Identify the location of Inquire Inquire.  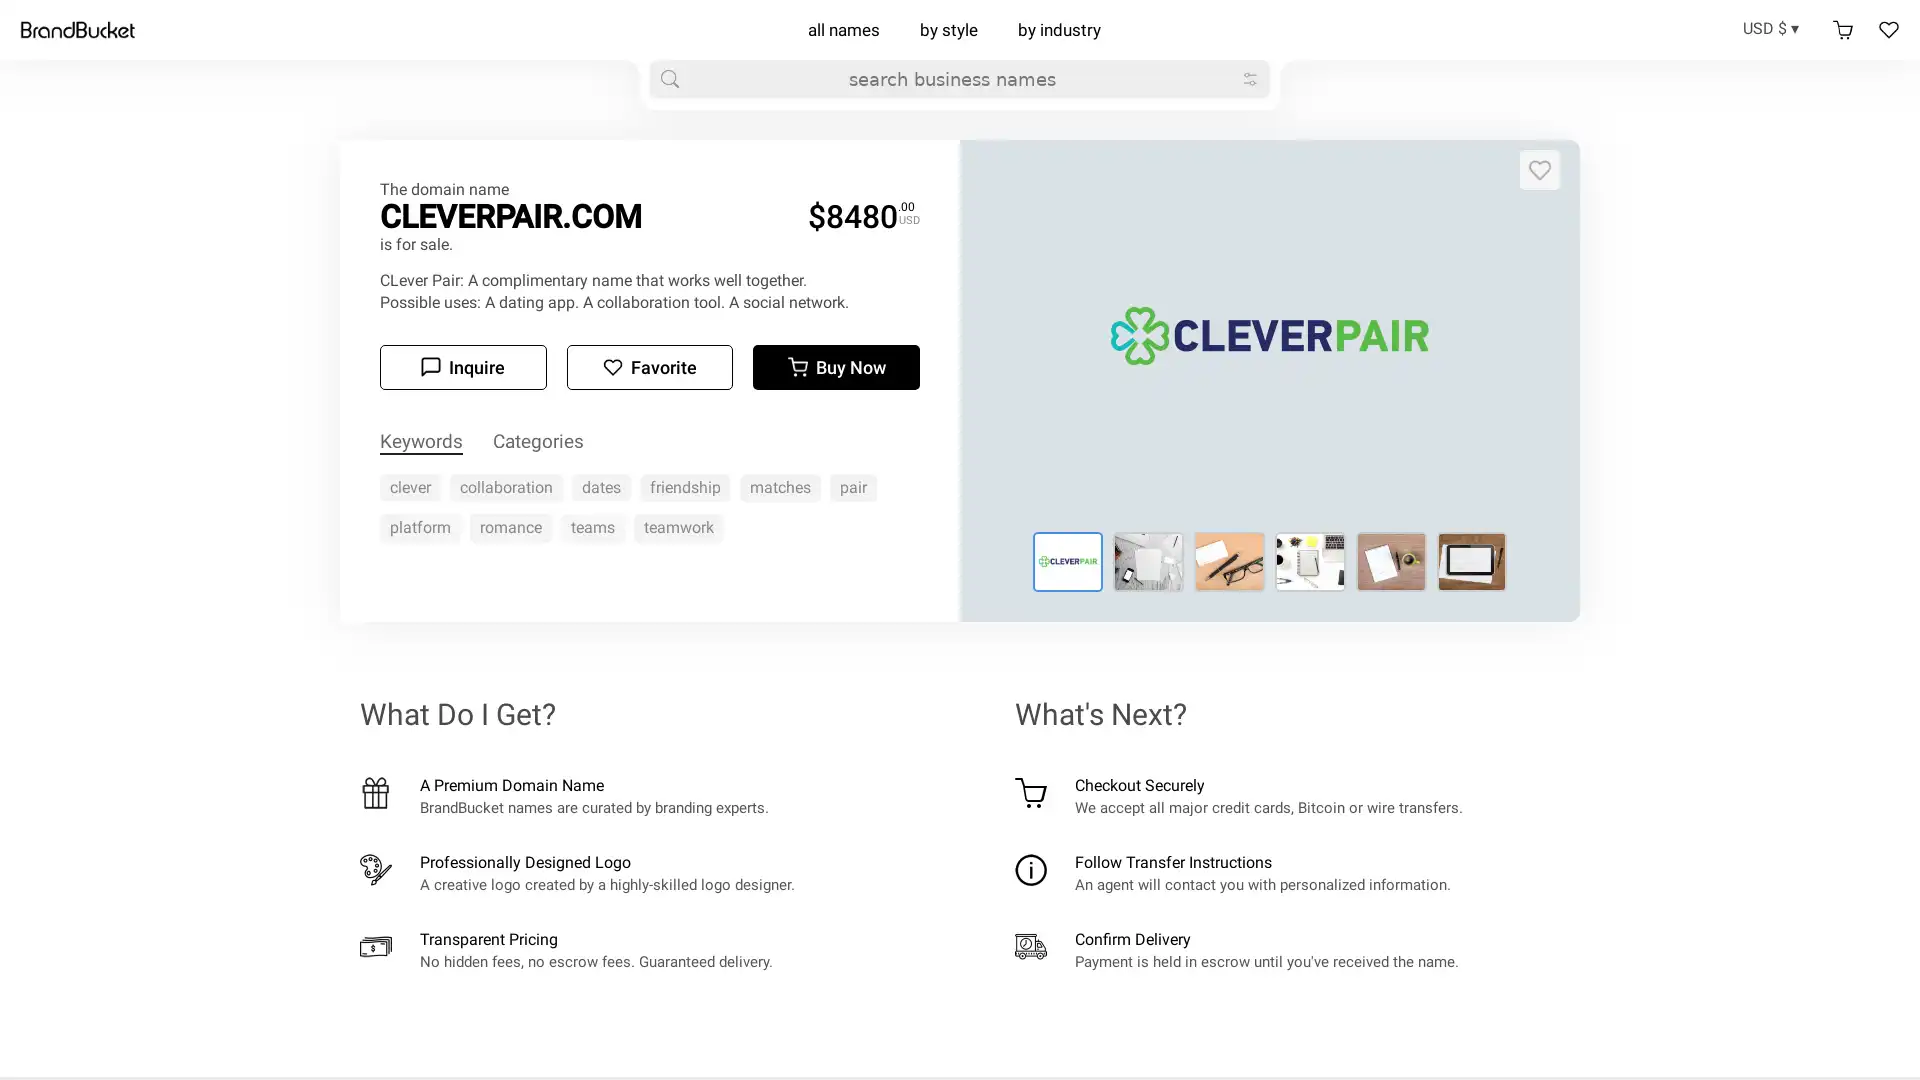
(461, 366).